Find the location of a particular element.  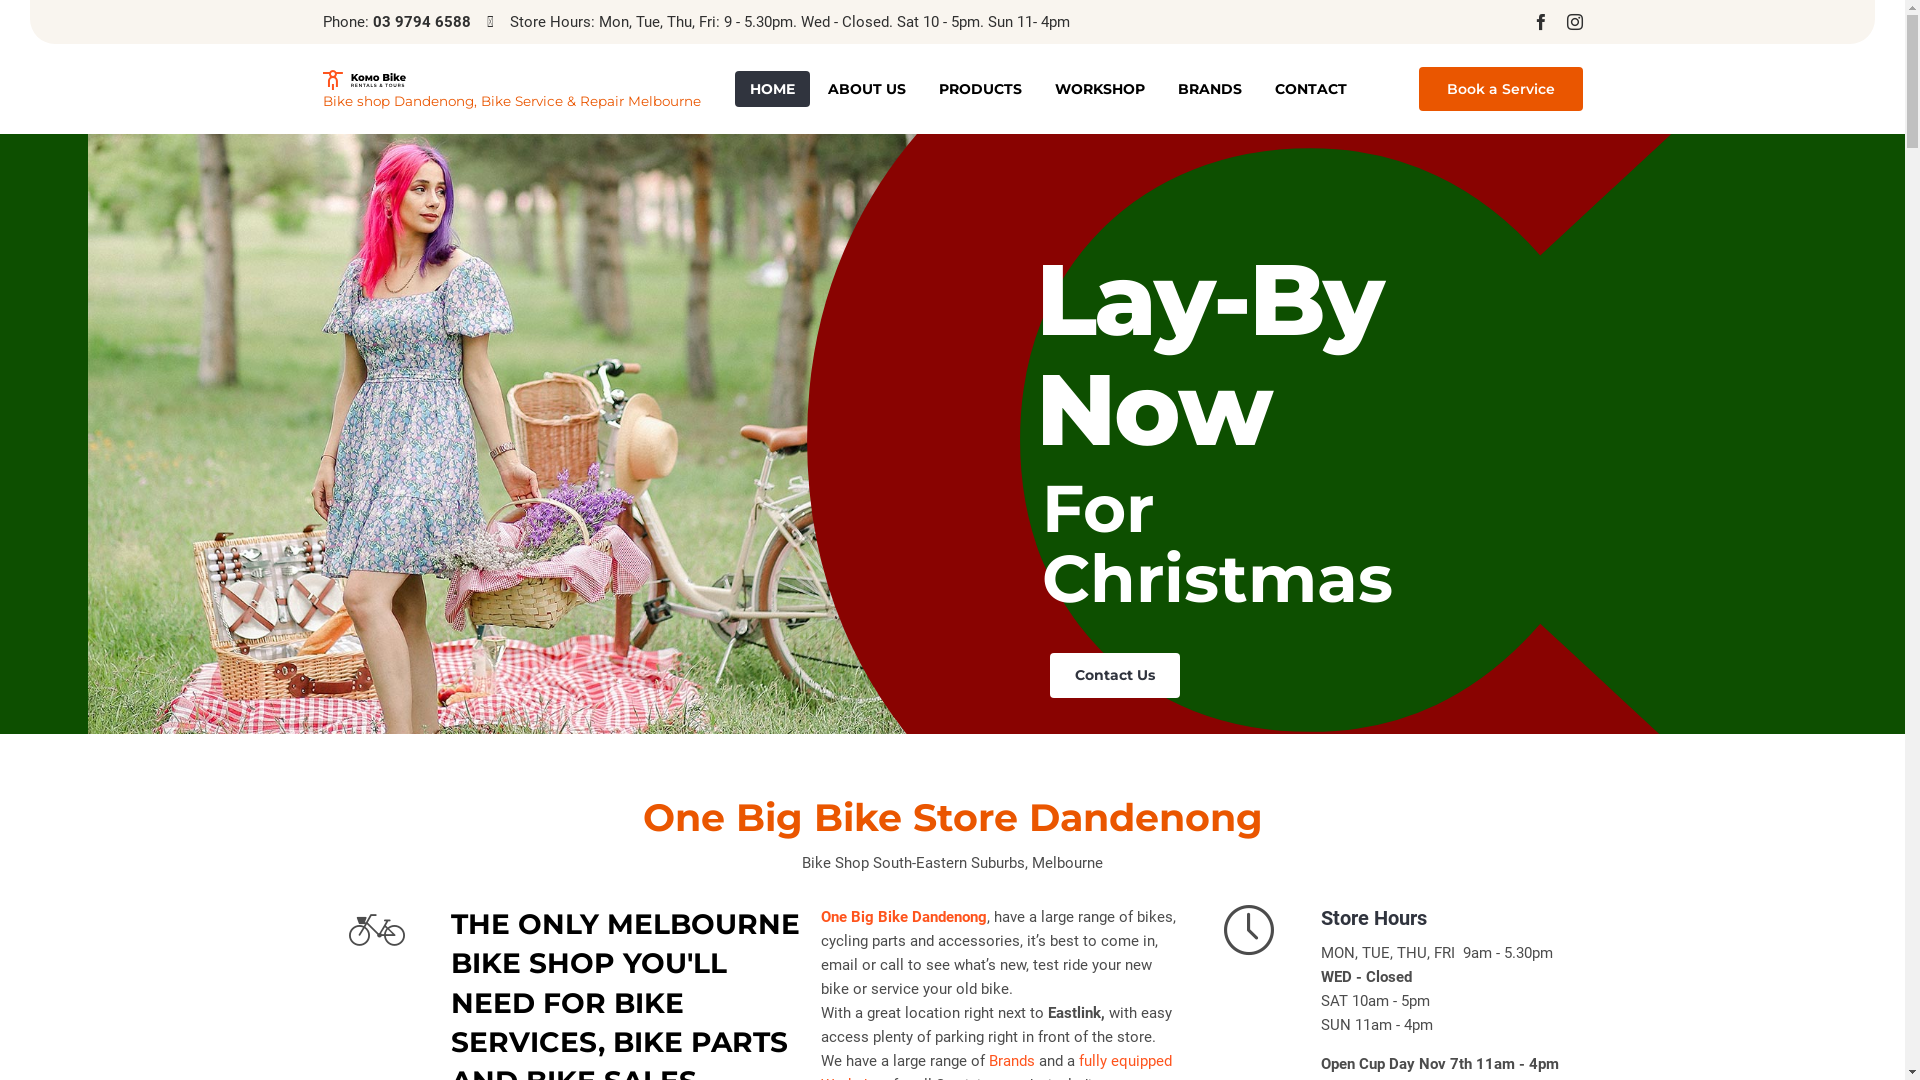

'Book a Service' is located at coordinates (1499, 87).